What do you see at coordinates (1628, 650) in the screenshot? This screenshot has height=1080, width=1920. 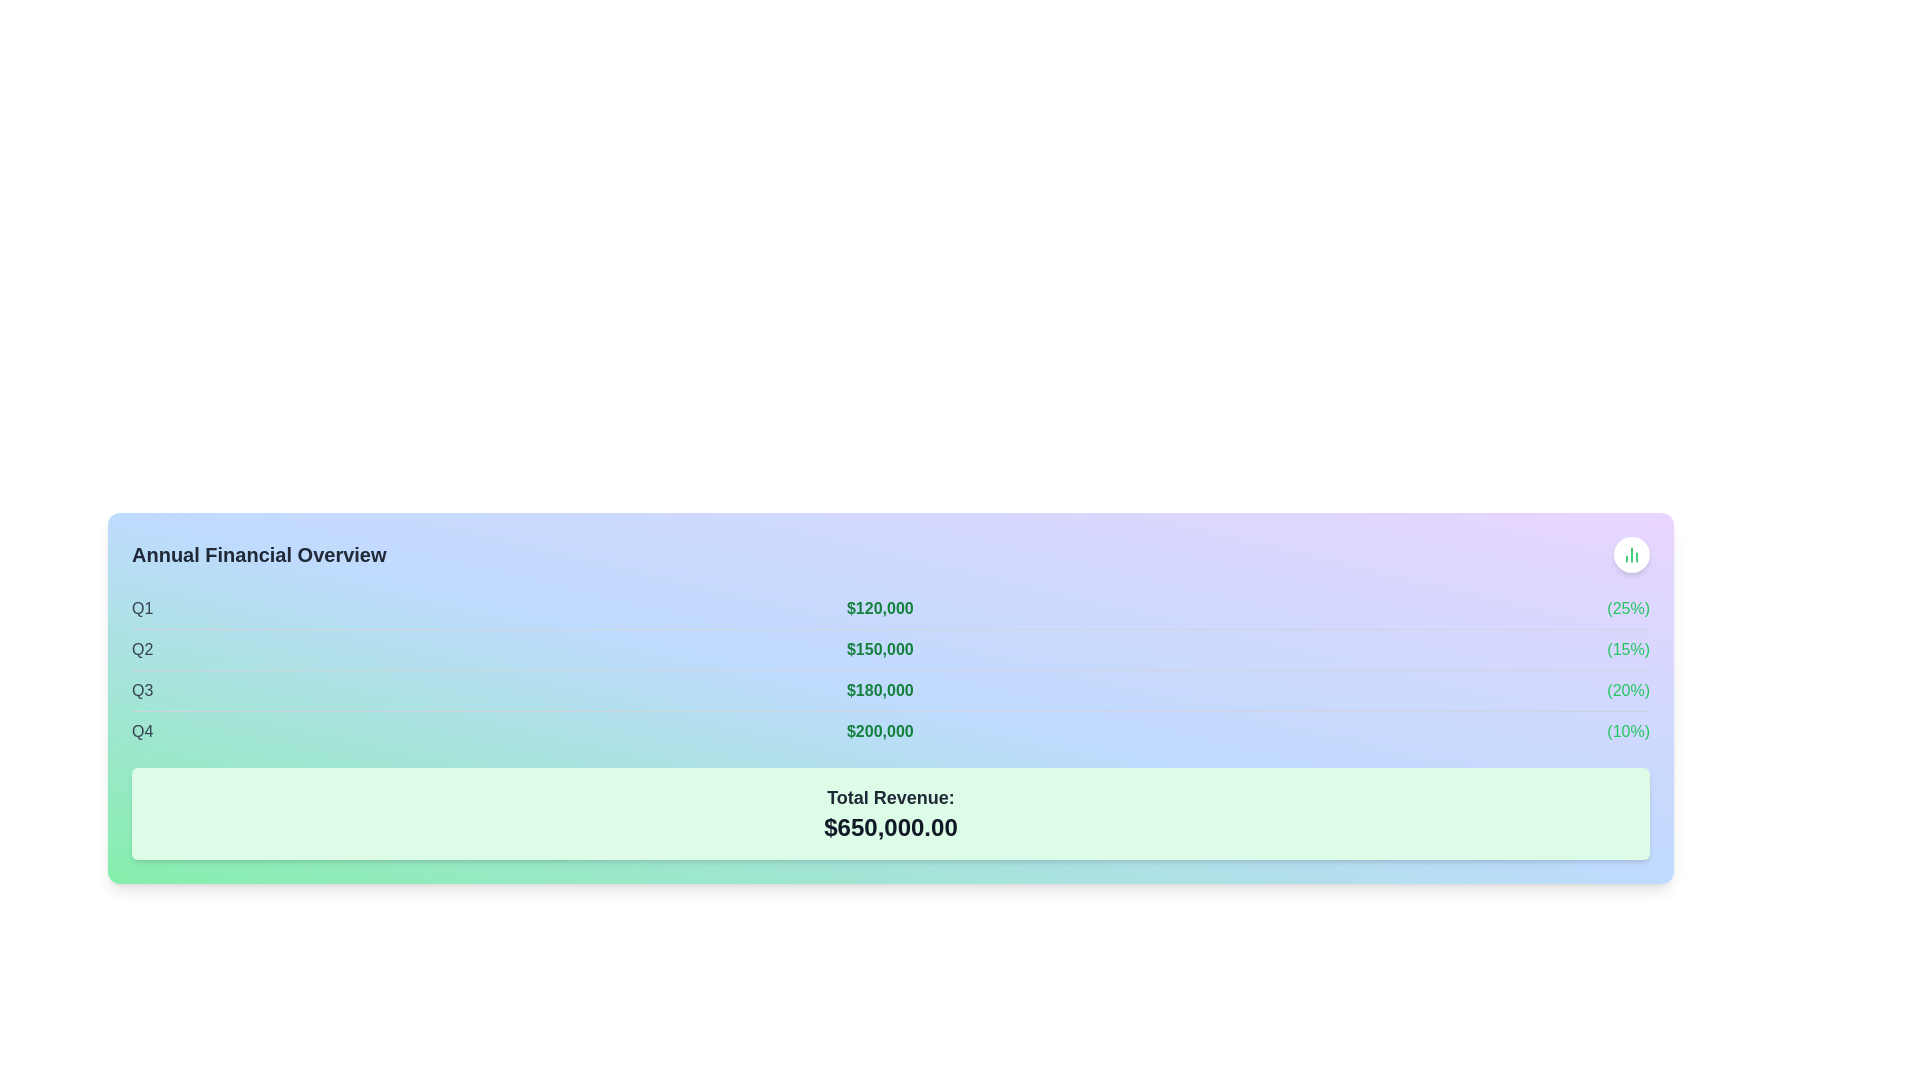 I see `the green text label displaying '(15%)' in parentheses, which is located in the second row of the financial overview table aligned with 'Q2'` at bounding box center [1628, 650].